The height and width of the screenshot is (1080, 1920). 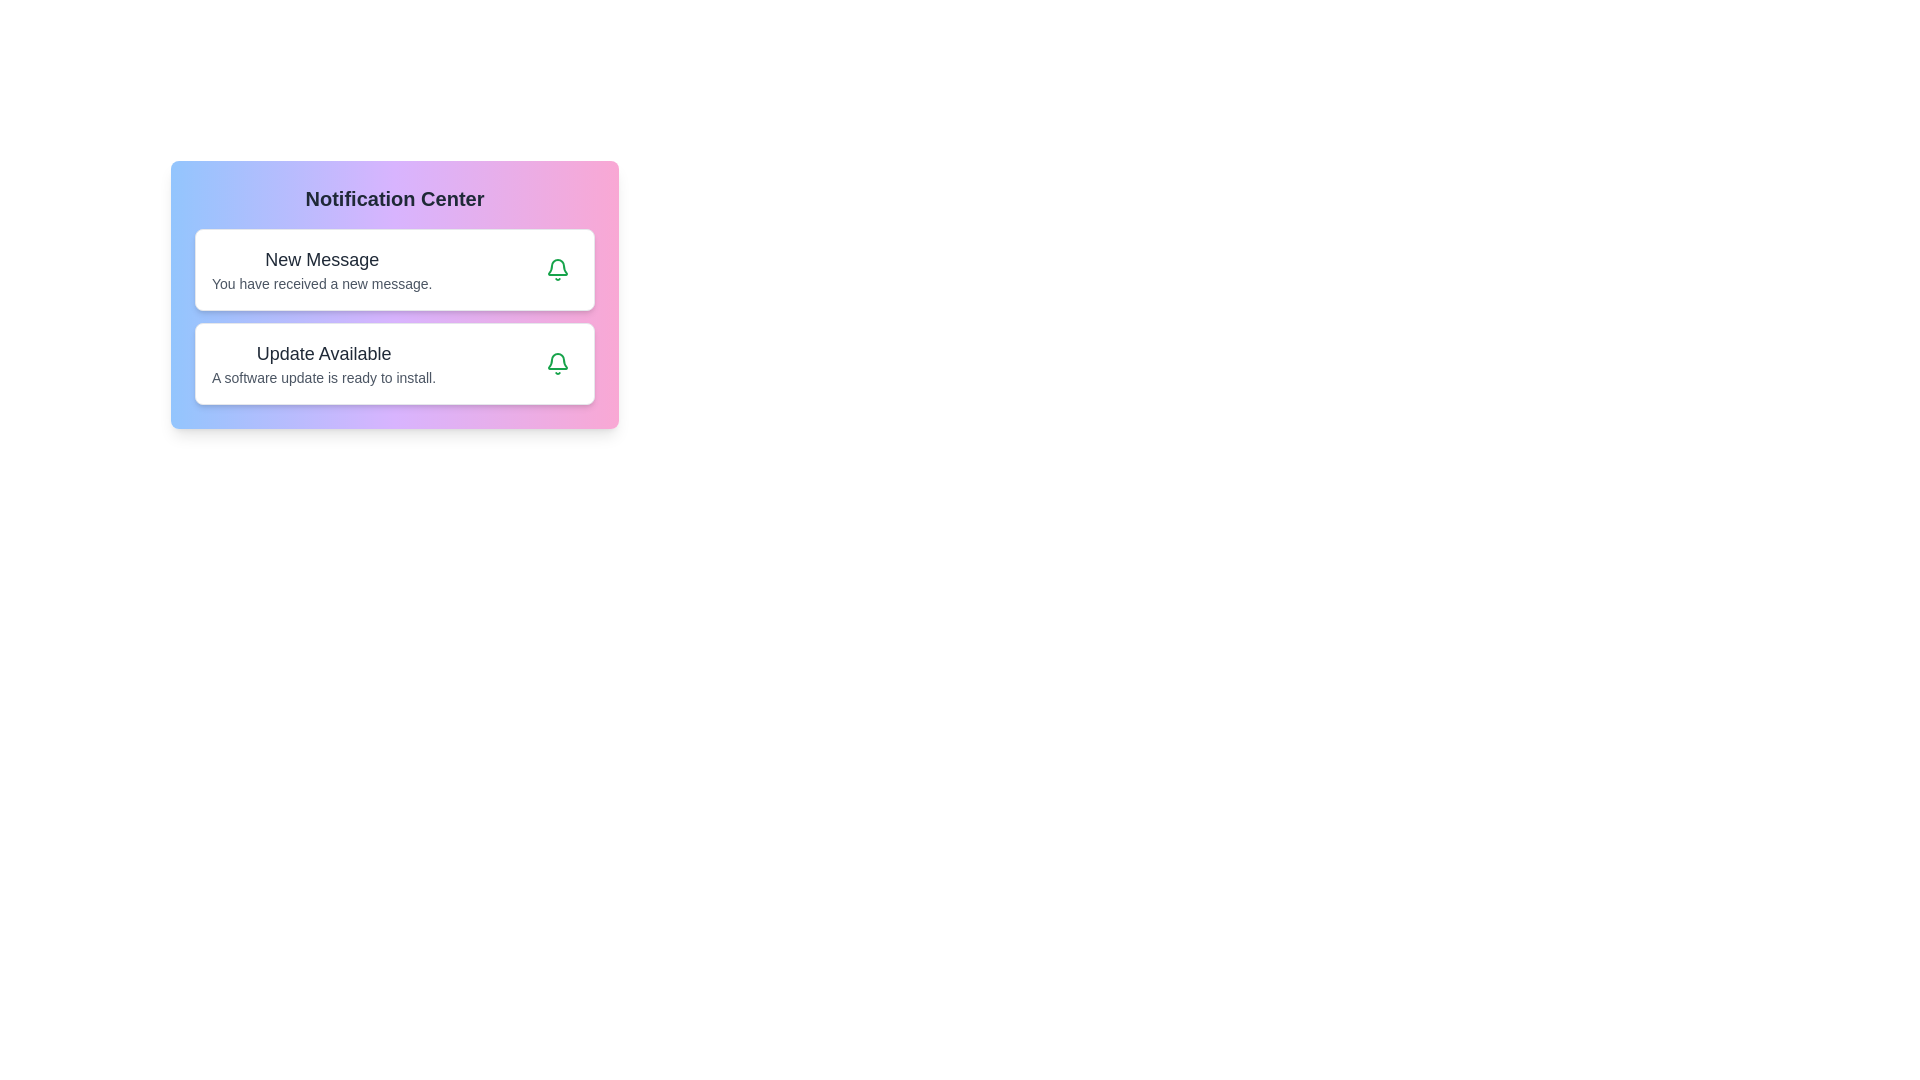 What do you see at coordinates (557, 363) in the screenshot?
I see `the green bell icon representing notifications, located in the notification area of the 'New Message' card` at bounding box center [557, 363].